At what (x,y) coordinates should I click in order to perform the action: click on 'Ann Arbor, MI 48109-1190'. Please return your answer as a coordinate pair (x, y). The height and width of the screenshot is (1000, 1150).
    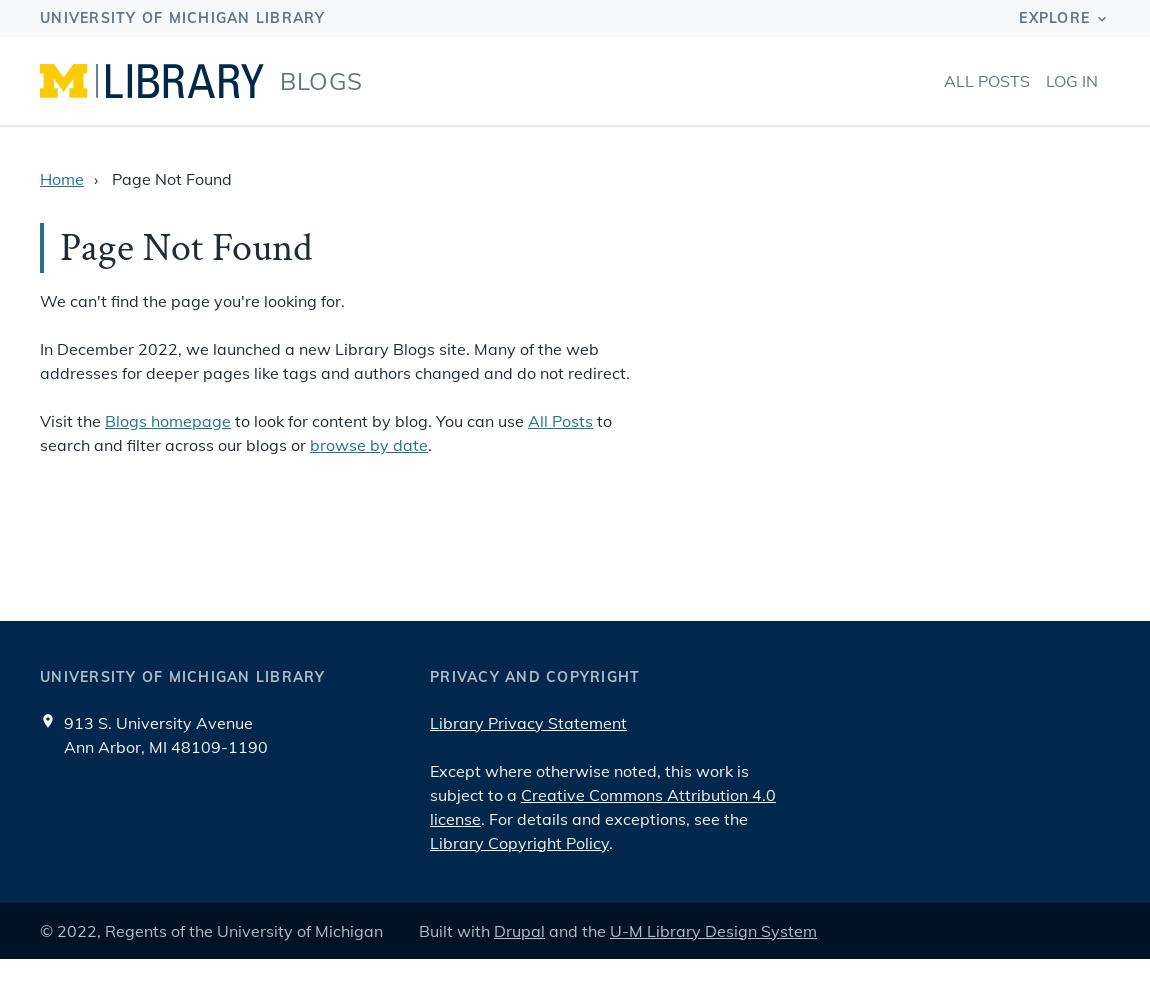
    Looking at the image, I should click on (164, 745).